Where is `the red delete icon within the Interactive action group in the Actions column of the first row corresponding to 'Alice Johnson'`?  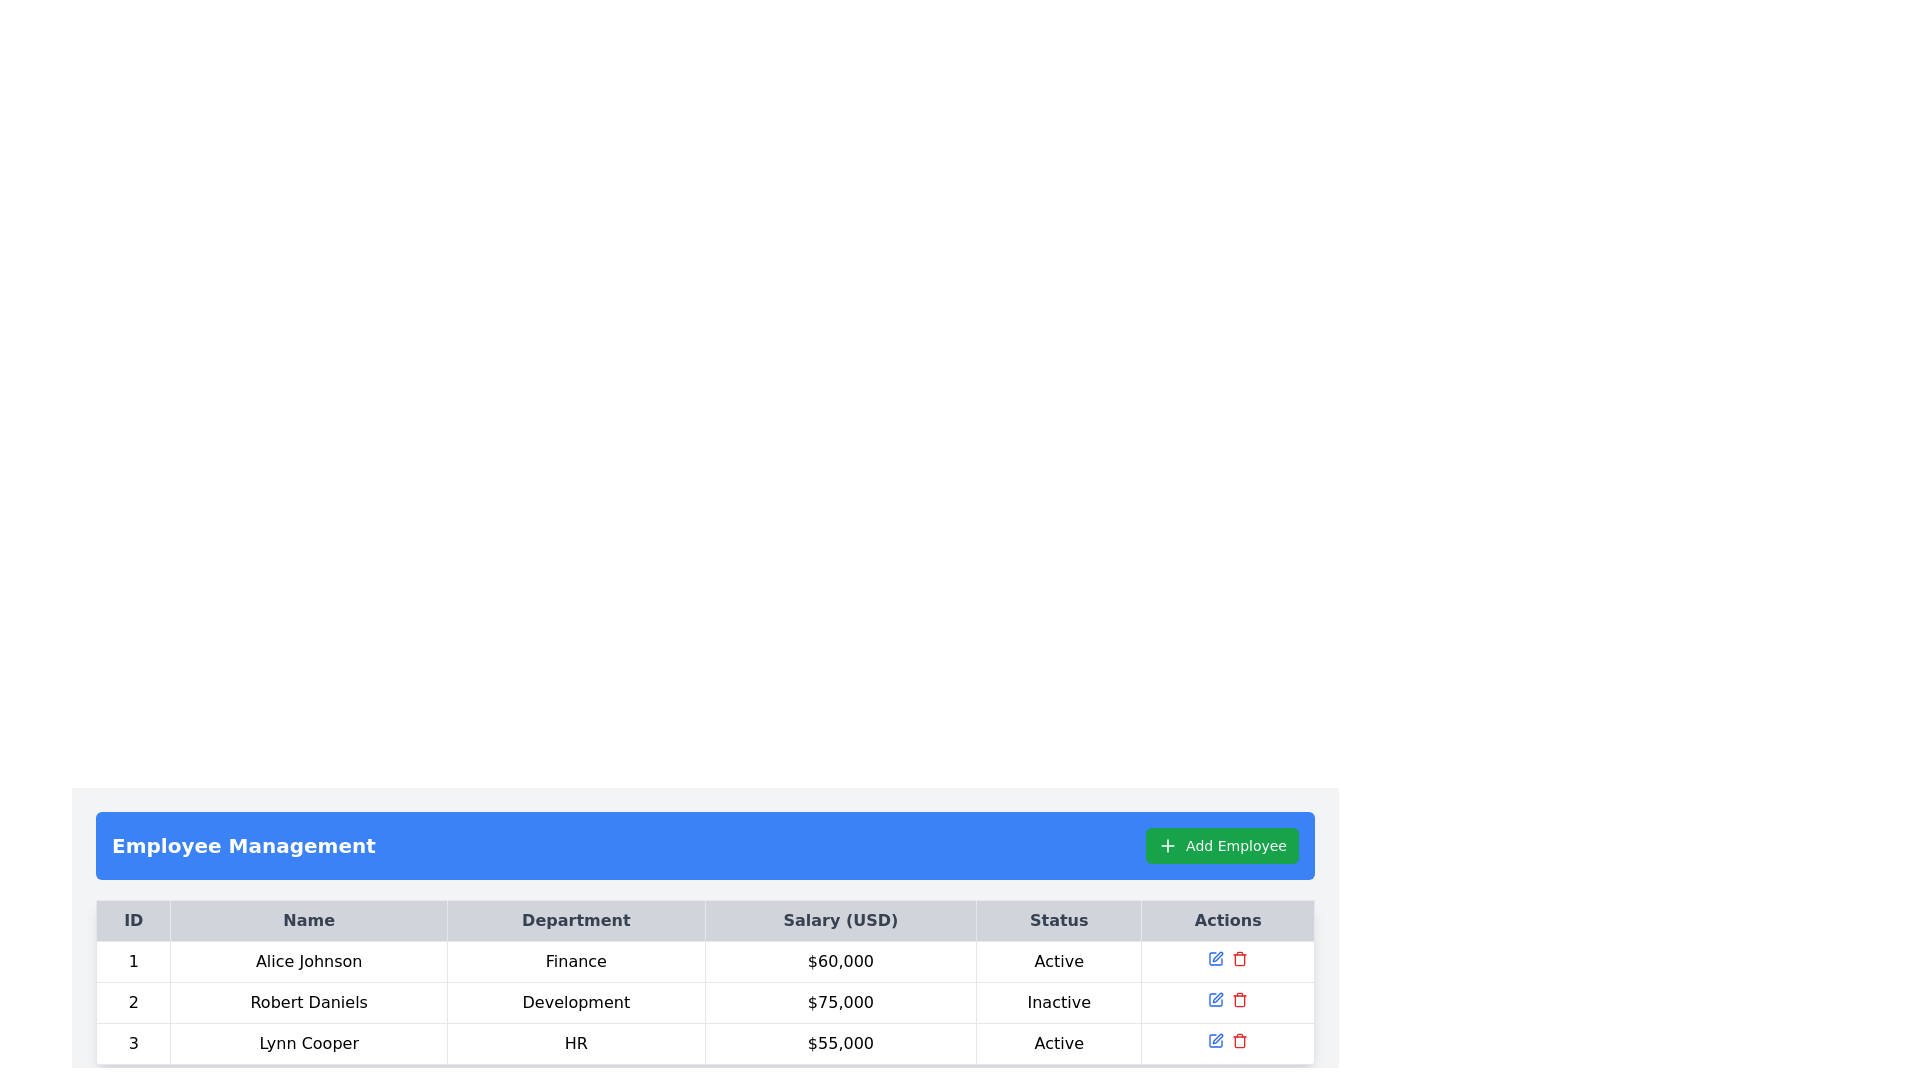 the red delete icon within the Interactive action group in the Actions column of the first row corresponding to 'Alice Johnson' is located at coordinates (1227, 960).